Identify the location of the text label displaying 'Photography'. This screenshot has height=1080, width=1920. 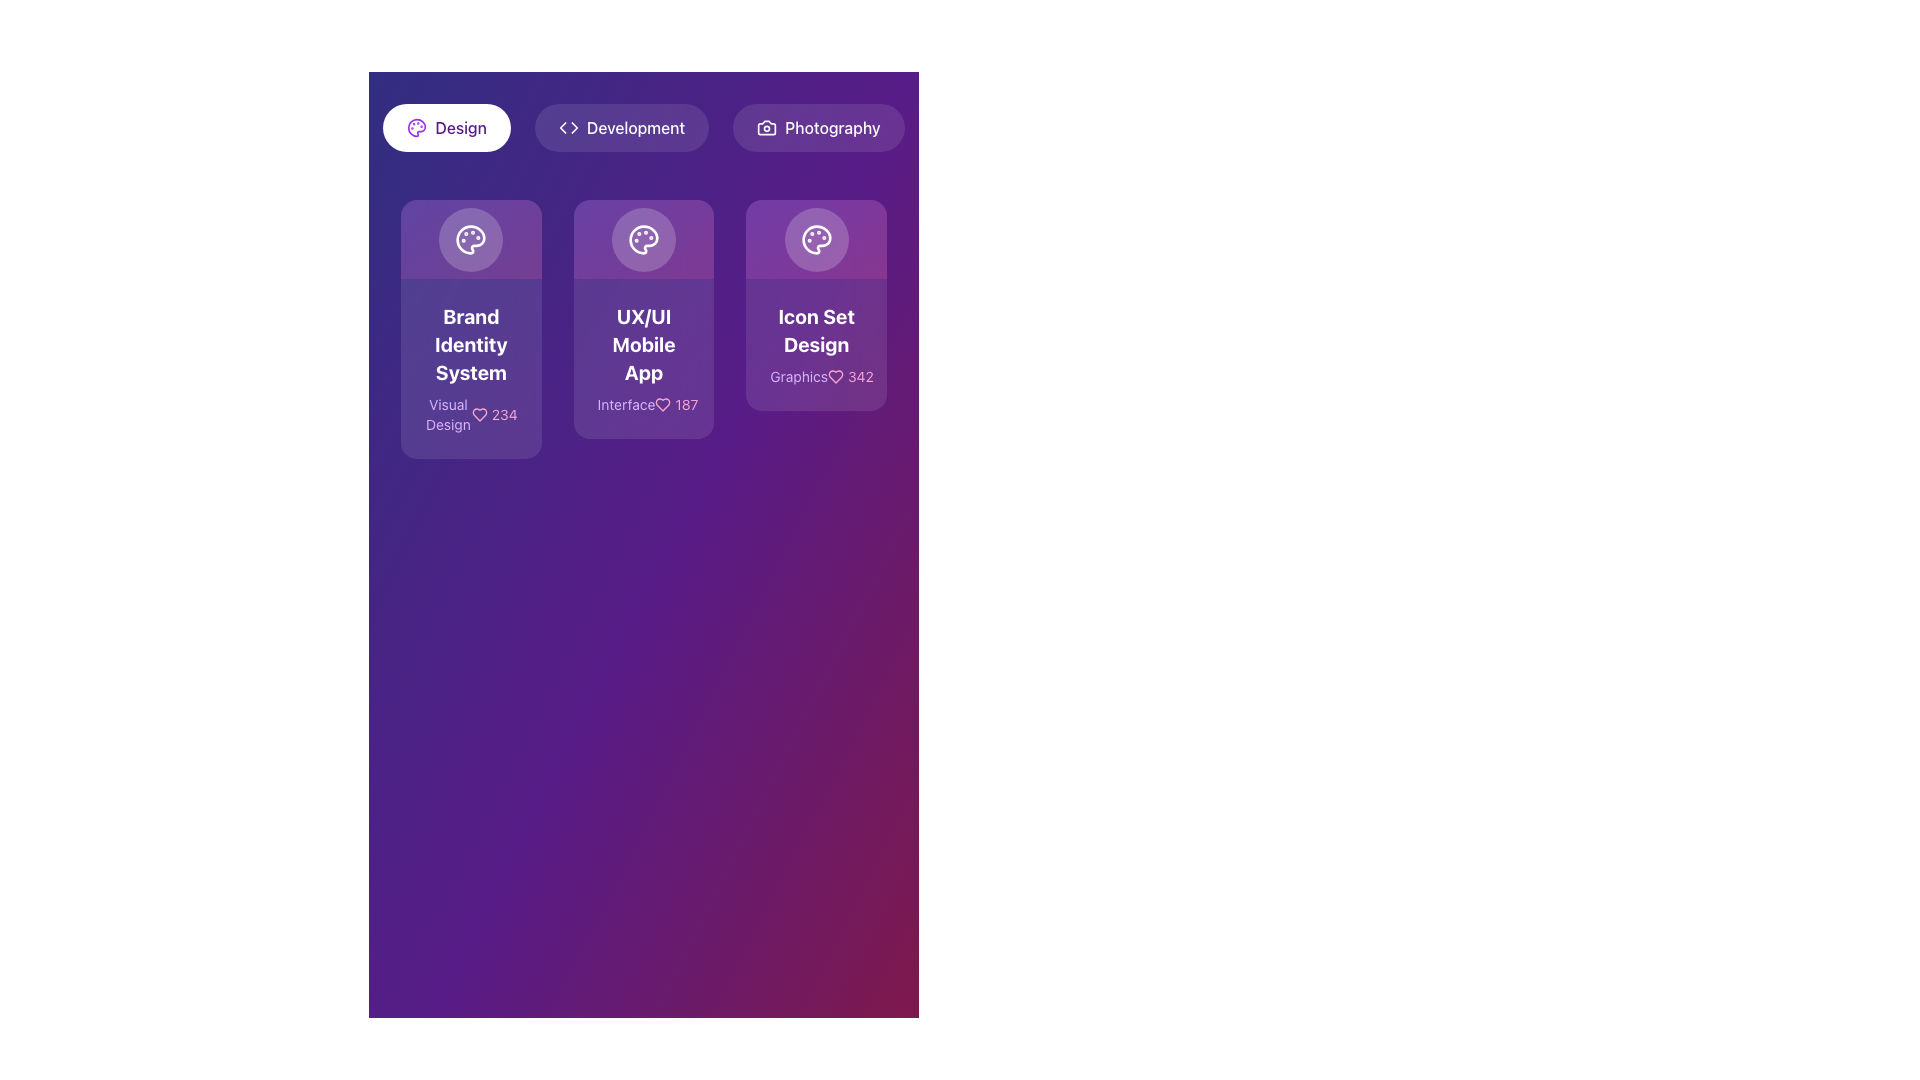
(832, 127).